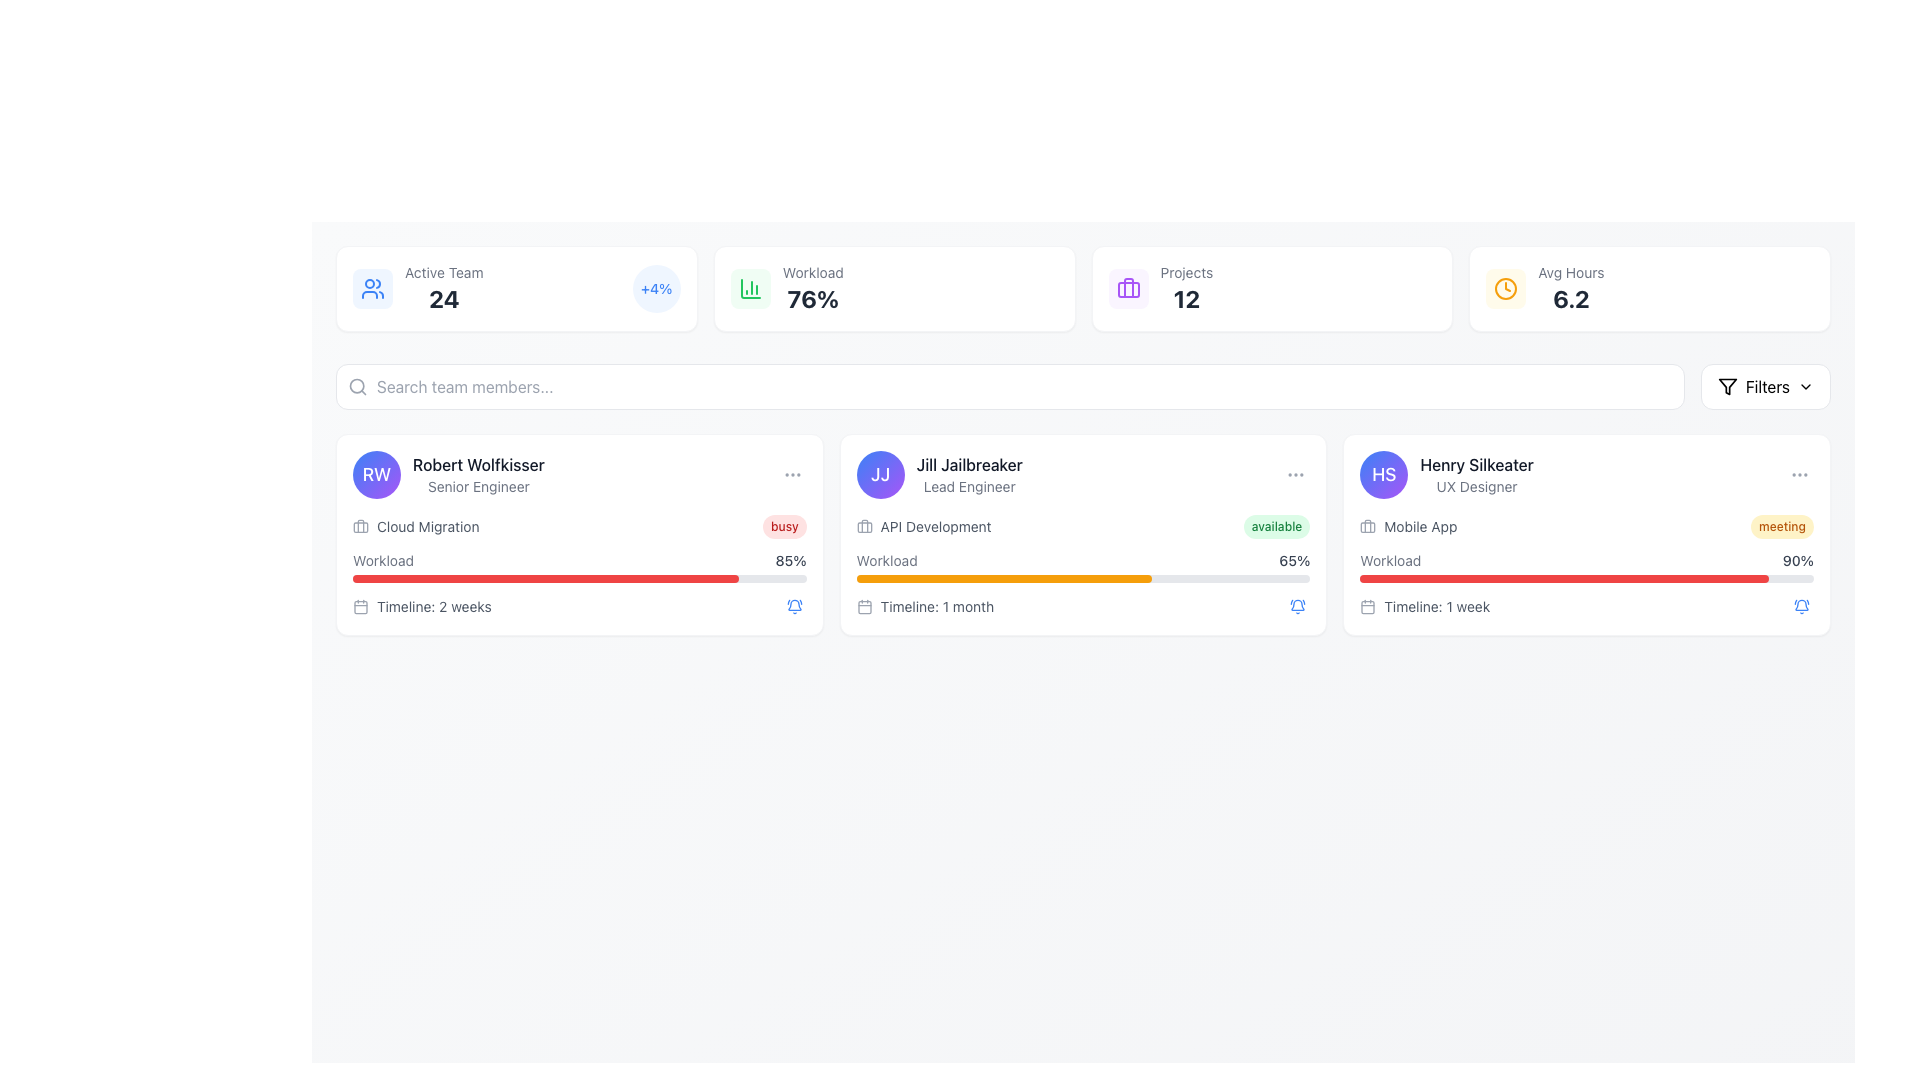  What do you see at coordinates (1477, 474) in the screenshot?
I see `the text block providing information about Henry Silkeater, located at the top-right corner of his profile card, to interact with the profile` at bounding box center [1477, 474].